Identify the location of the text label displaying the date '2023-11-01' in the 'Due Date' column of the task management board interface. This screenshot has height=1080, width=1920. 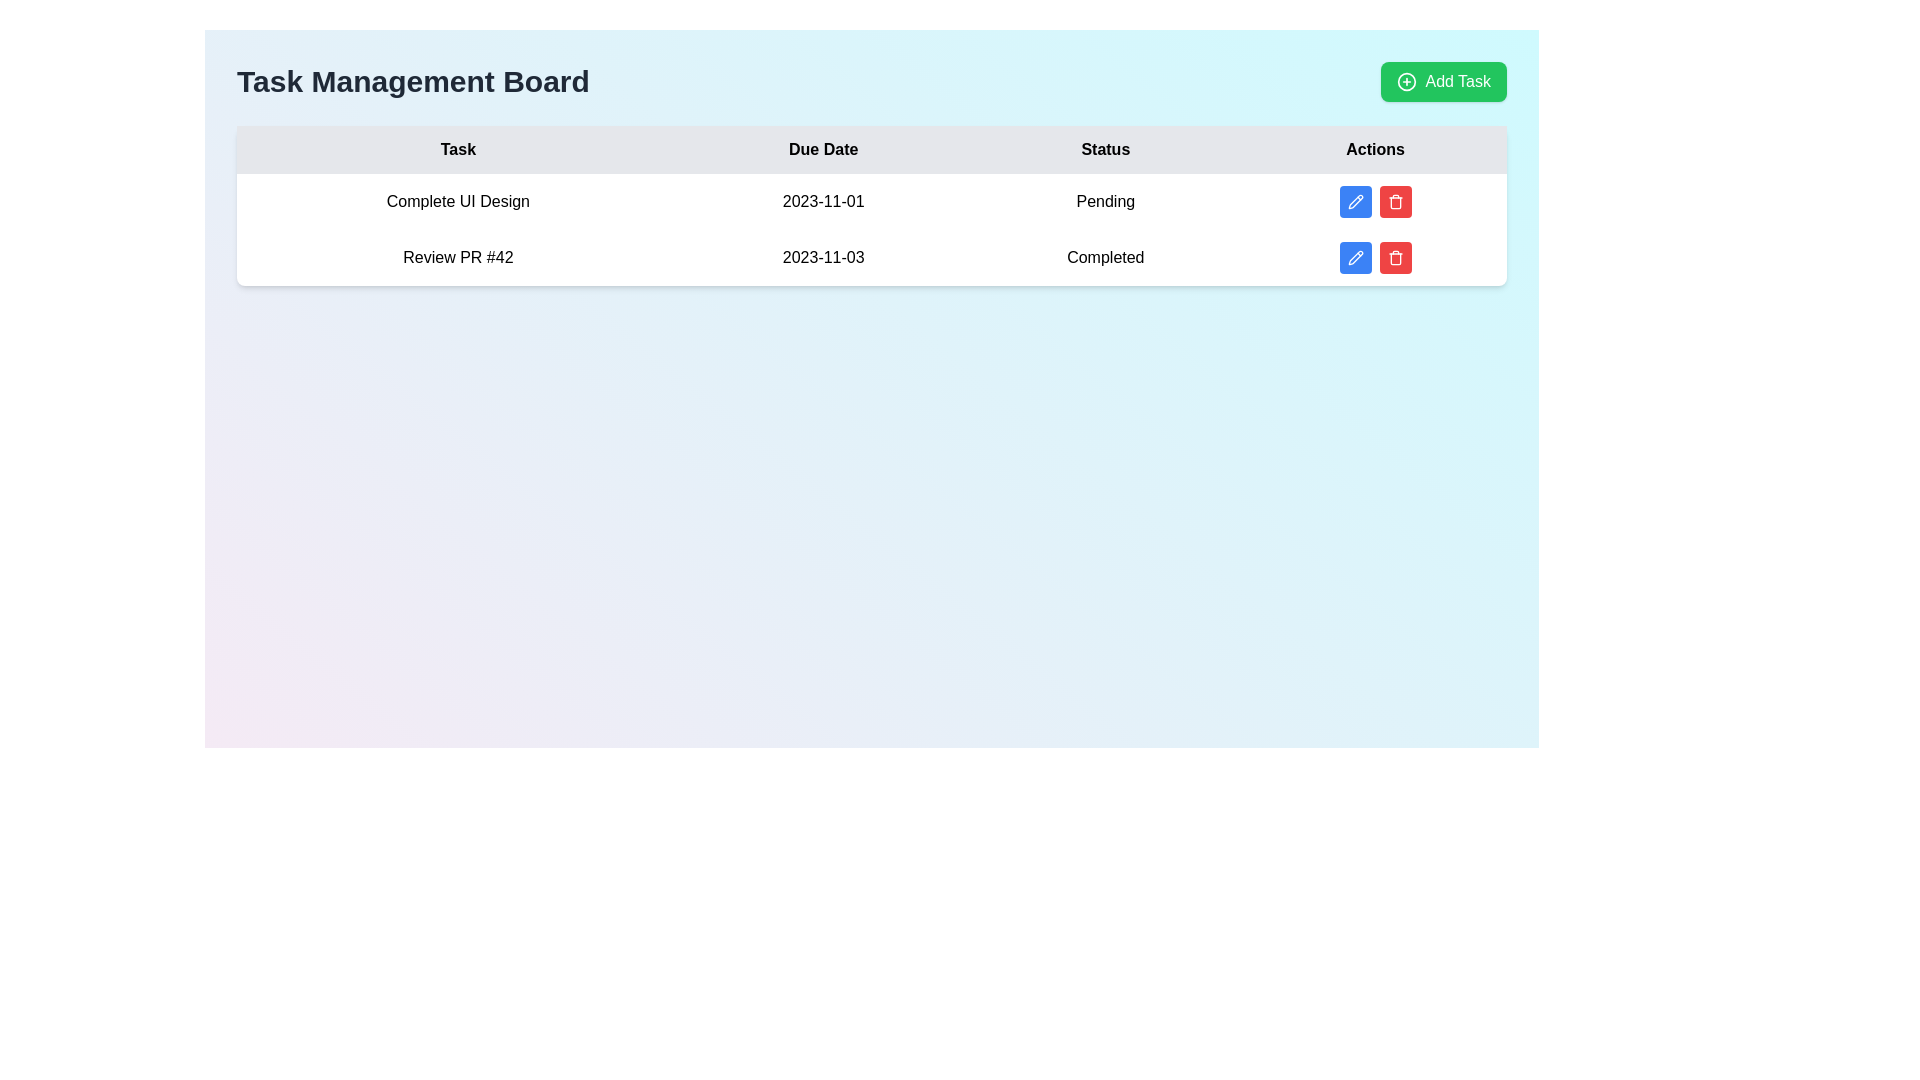
(823, 201).